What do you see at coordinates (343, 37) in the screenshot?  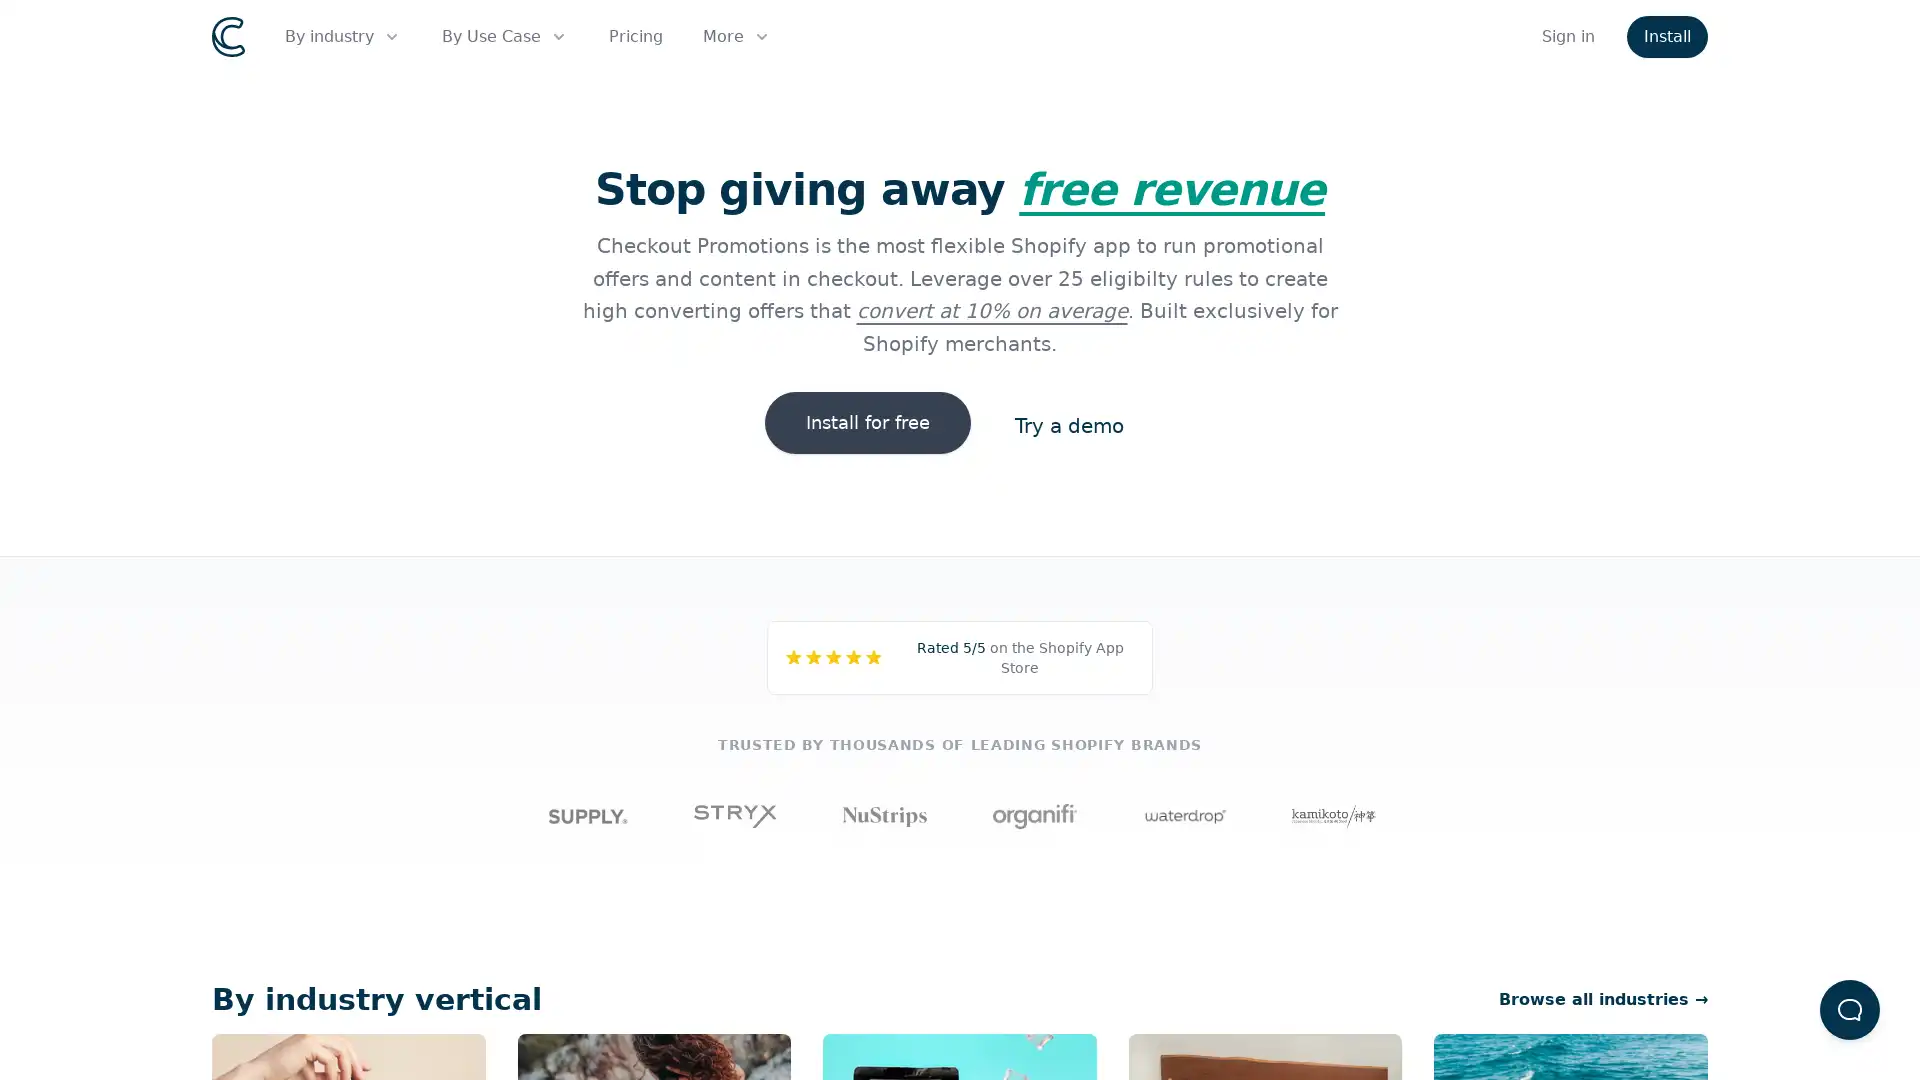 I see `By industry` at bounding box center [343, 37].